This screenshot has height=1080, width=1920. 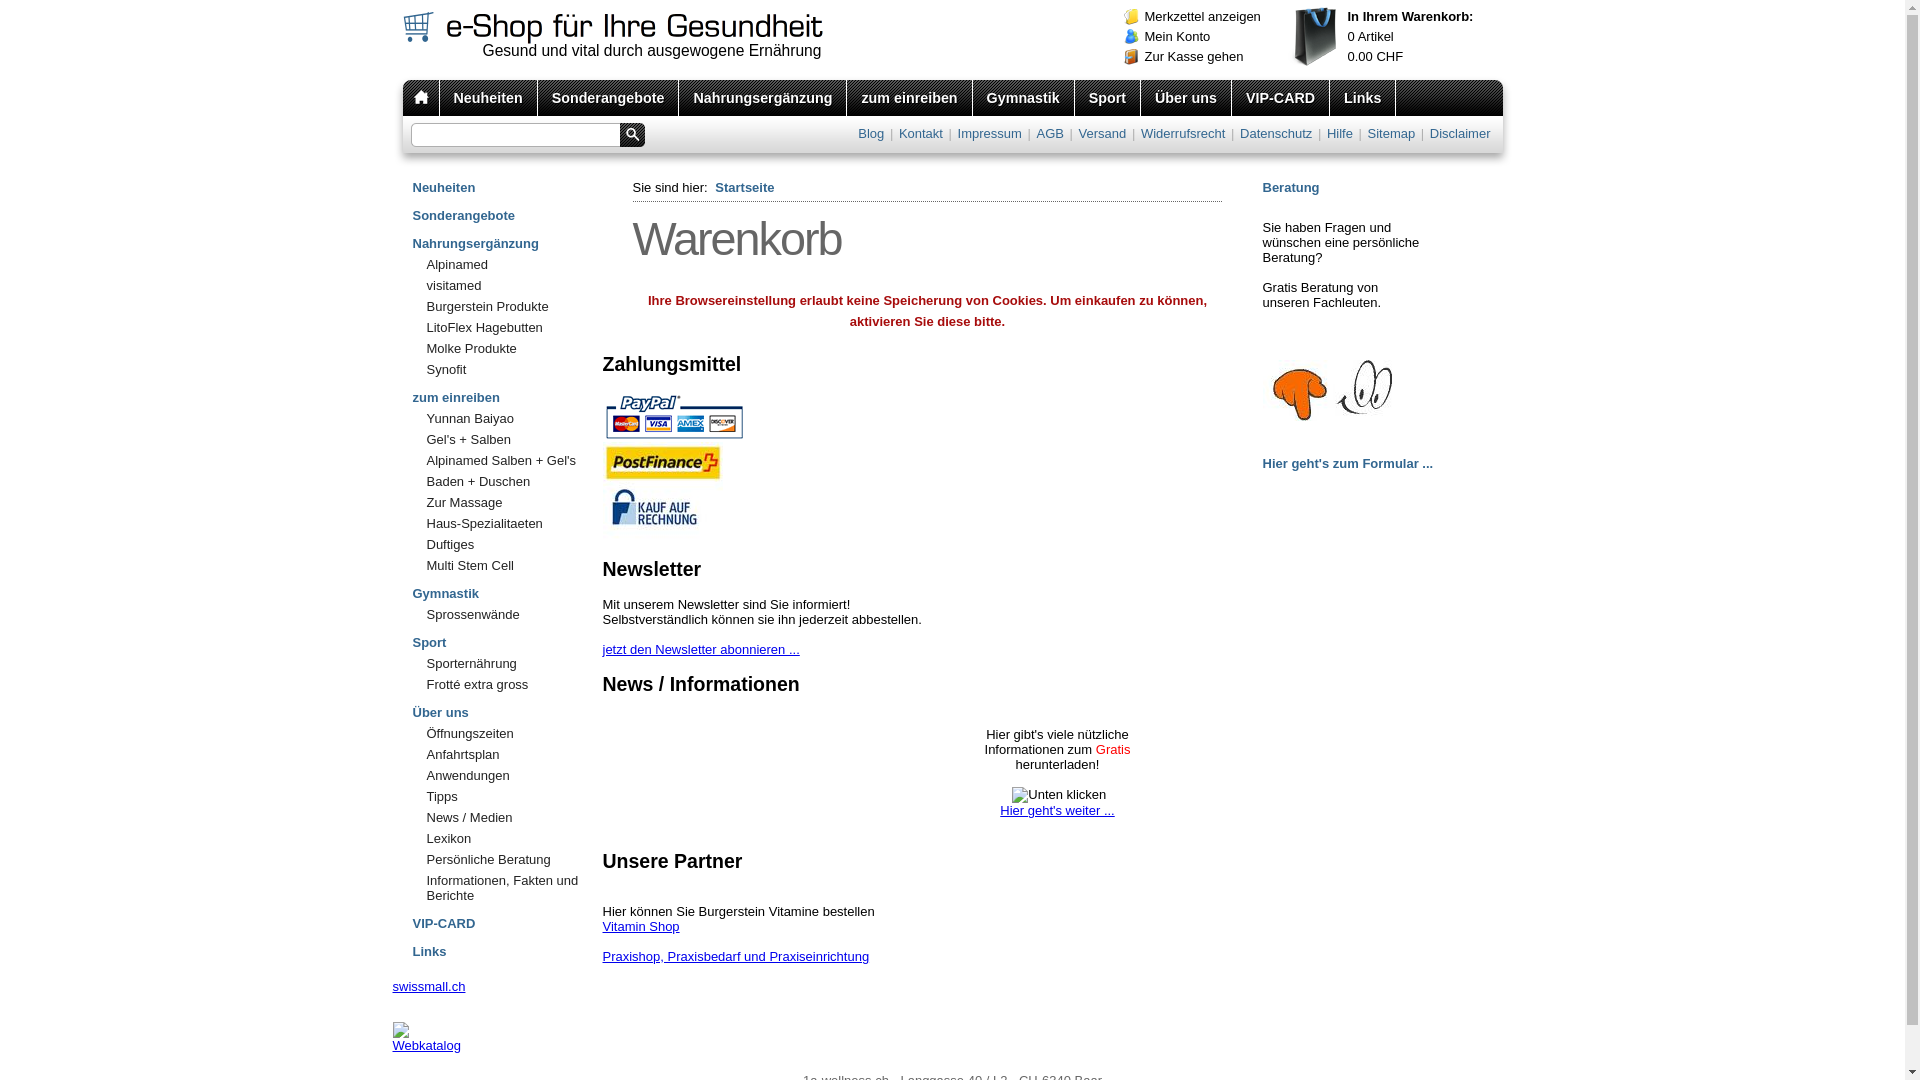 I want to click on 'Disclaimer', so click(x=1427, y=133).